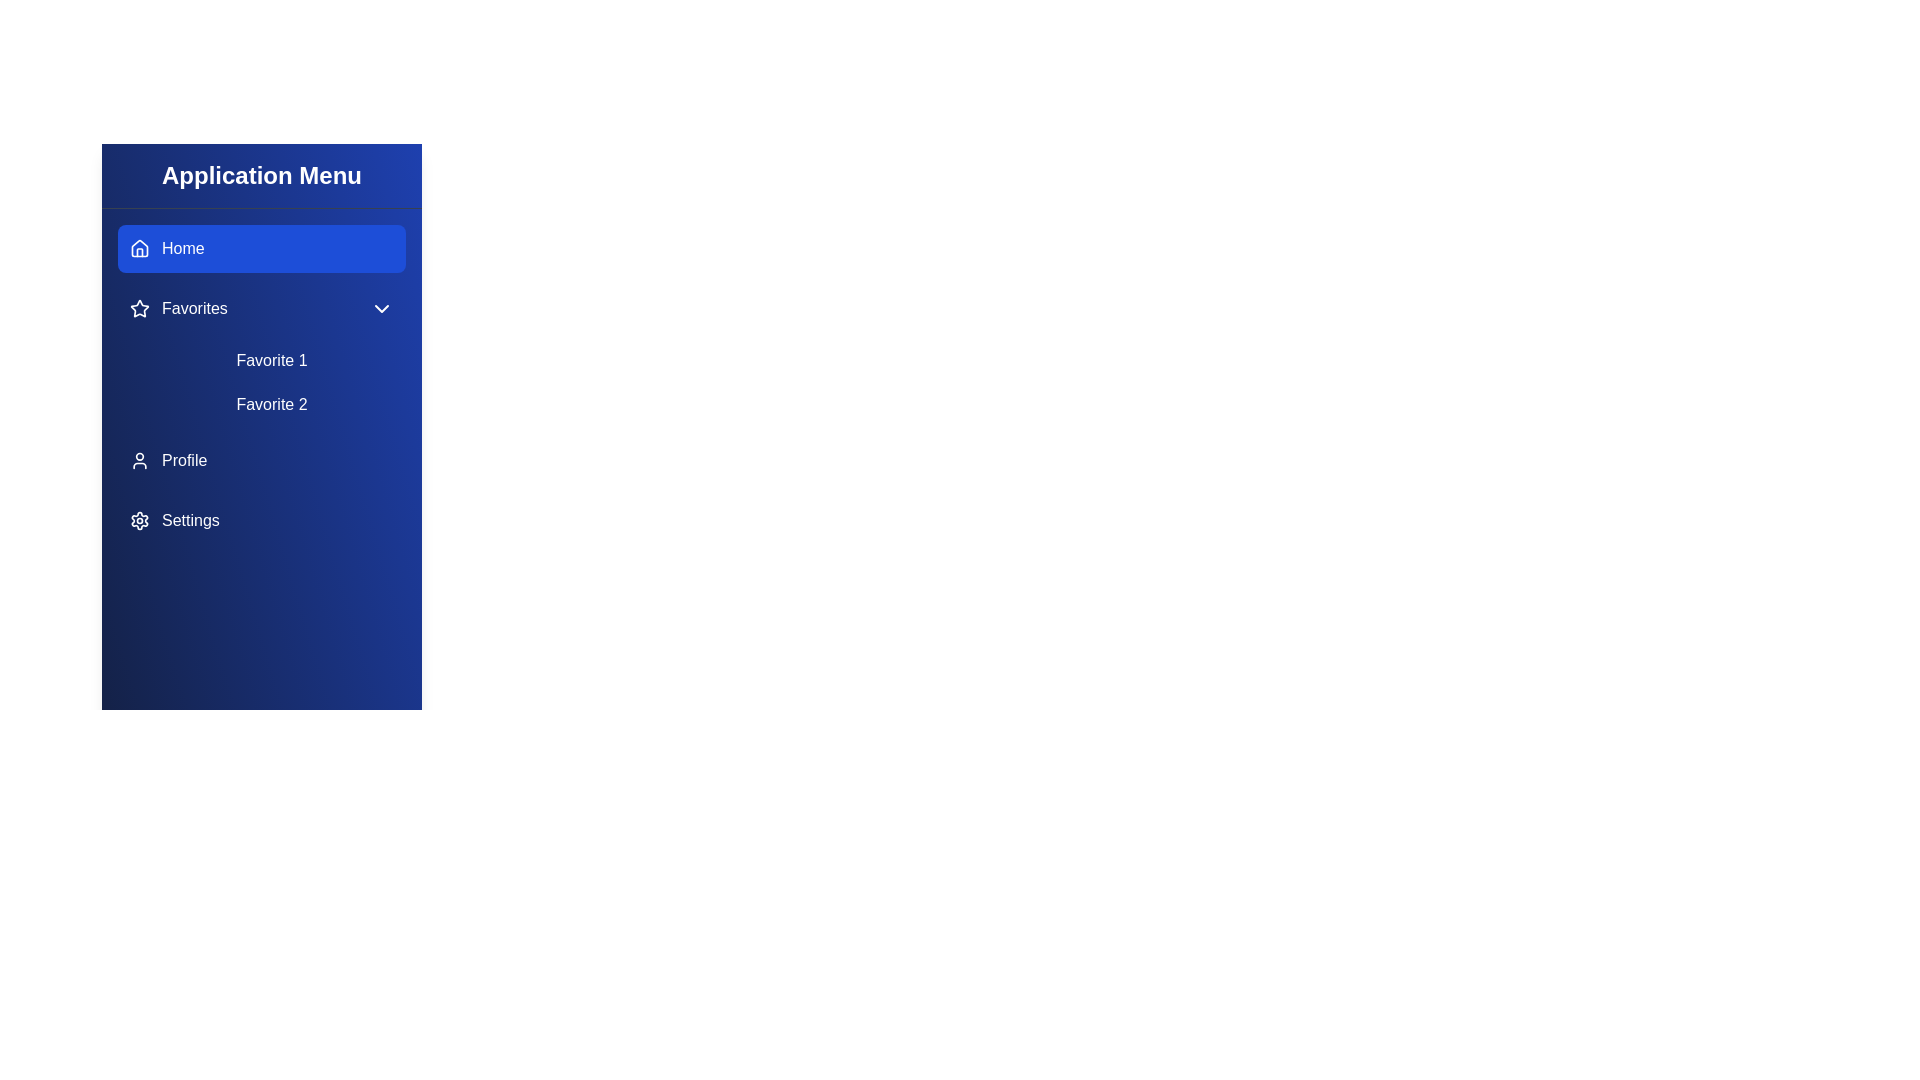 The height and width of the screenshot is (1080, 1920). Describe the element at coordinates (271, 405) in the screenshot. I see `the 'Favorite 2' menu option, which is the second item under the 'Favorites' section in the vertical navigation menu, distinguished by its white font on a blue background` at that location.